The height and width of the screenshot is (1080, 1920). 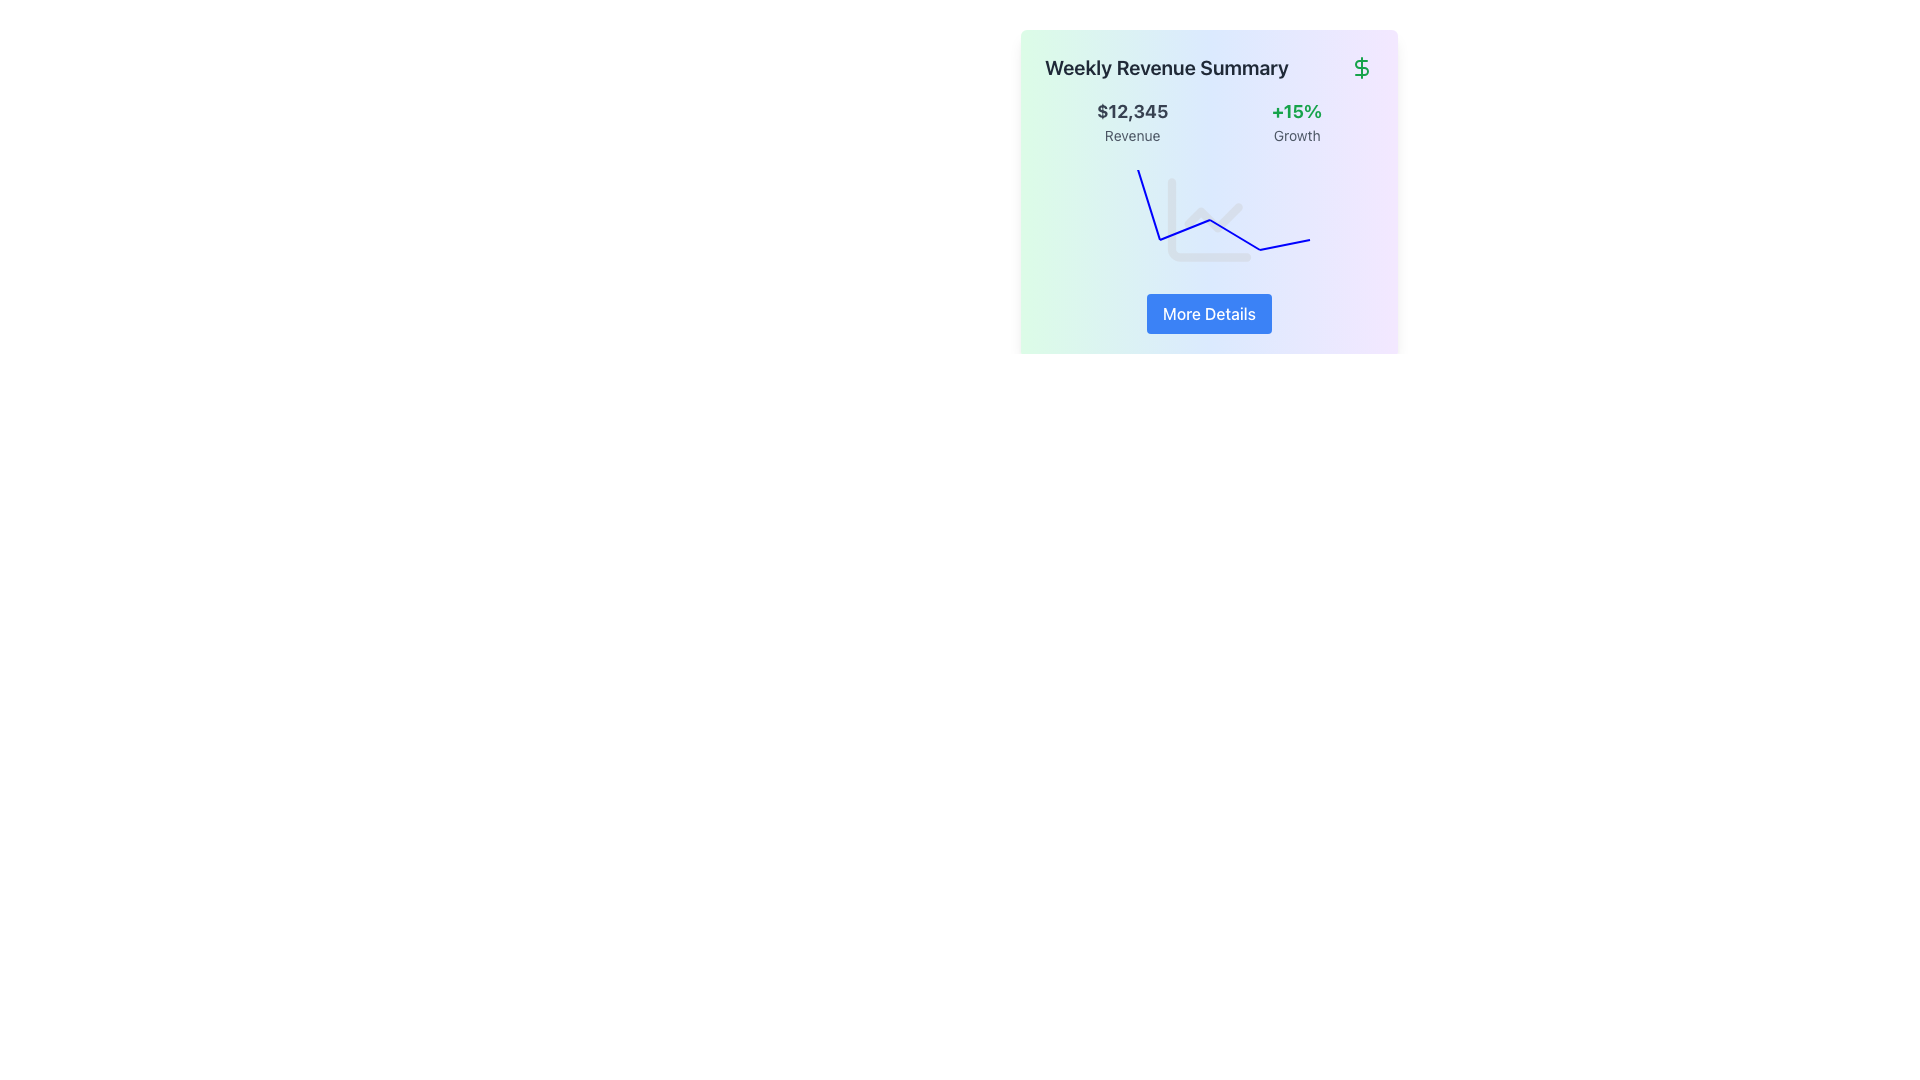 What do you see at coordinates (1361, 67) in the screenshot?
I see `the dollar sign icon with a green stroke, located in the top-right corner of the 'Weekly Revenue Summary' component` at bounding box center [1361, 67].